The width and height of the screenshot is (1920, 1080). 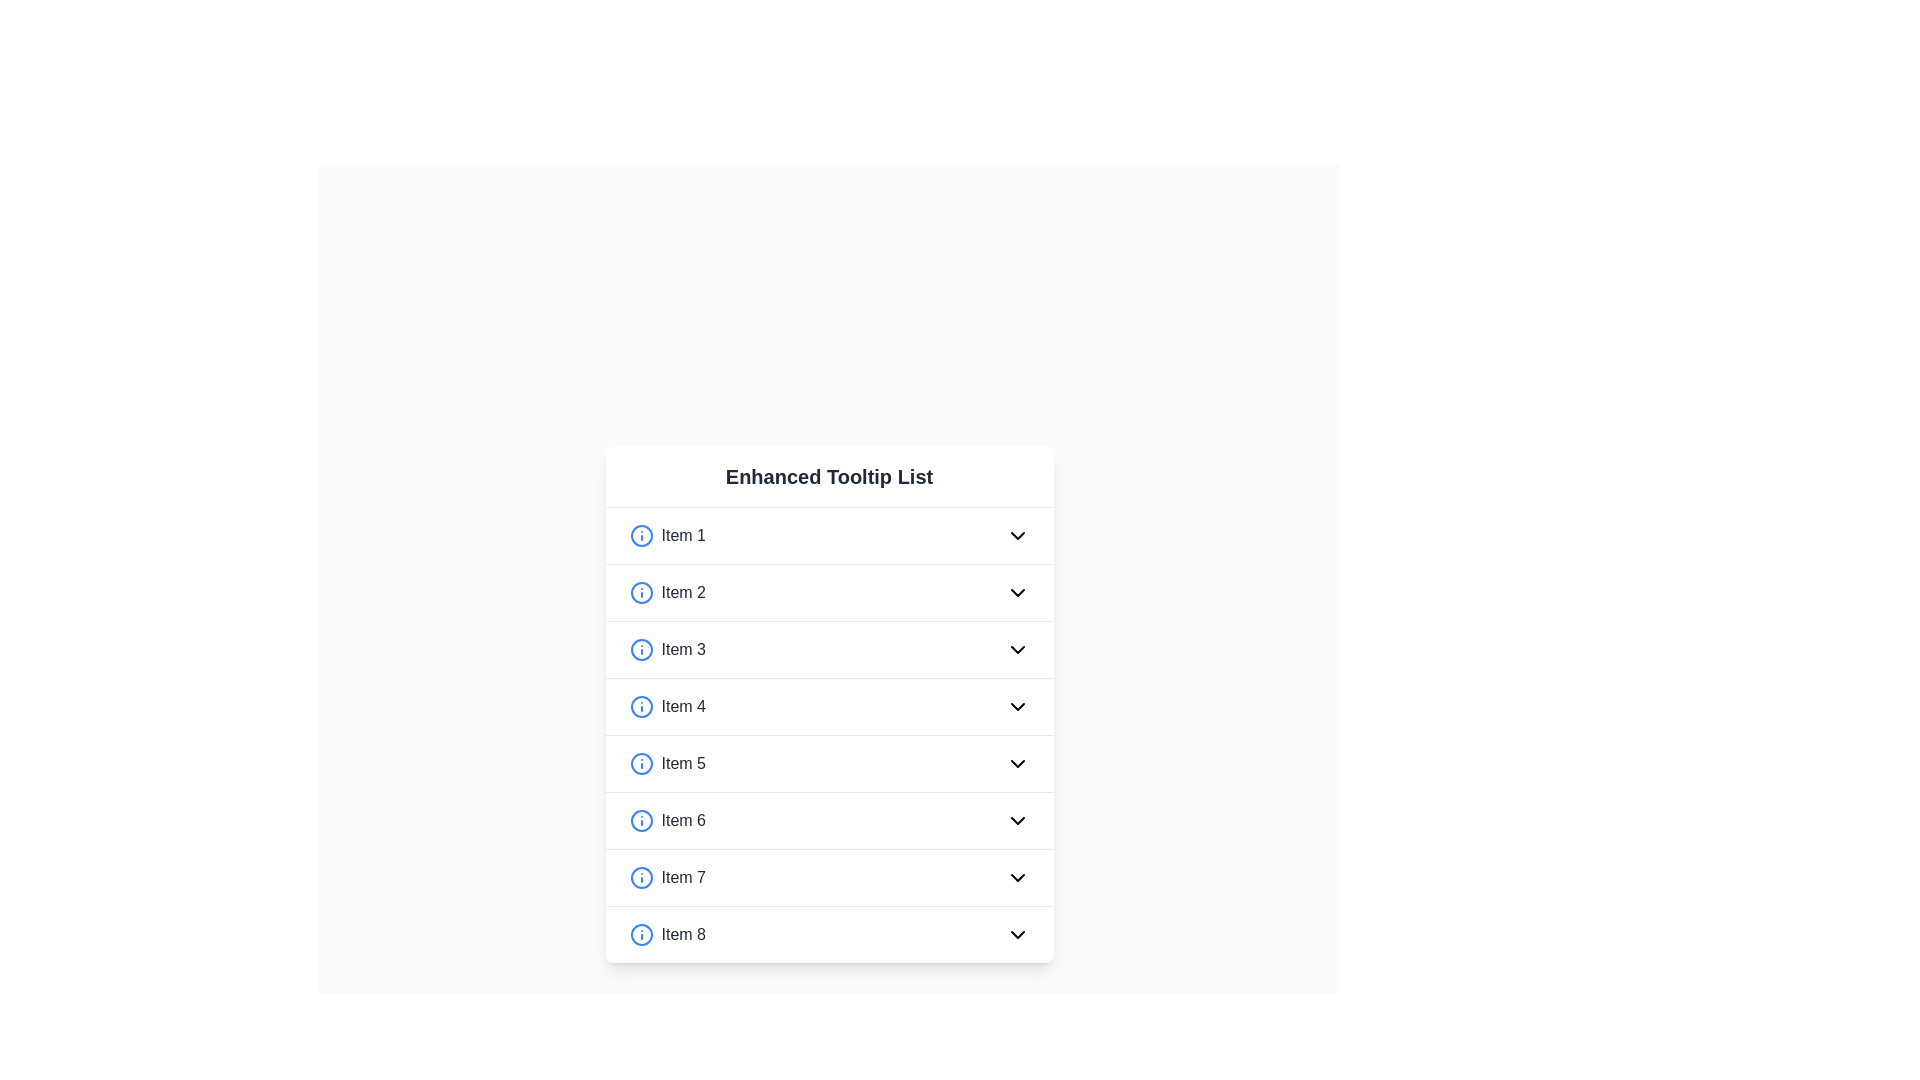 What do you see at coordinates (667, 535) in the screenshot?
I see `the text label displaying 'Item 1' which is in bold, medium-gray font, positioned next to a blue circular information icon in the upper segment of the Enhanced Tooltip List` at bounding box center [667, 535].